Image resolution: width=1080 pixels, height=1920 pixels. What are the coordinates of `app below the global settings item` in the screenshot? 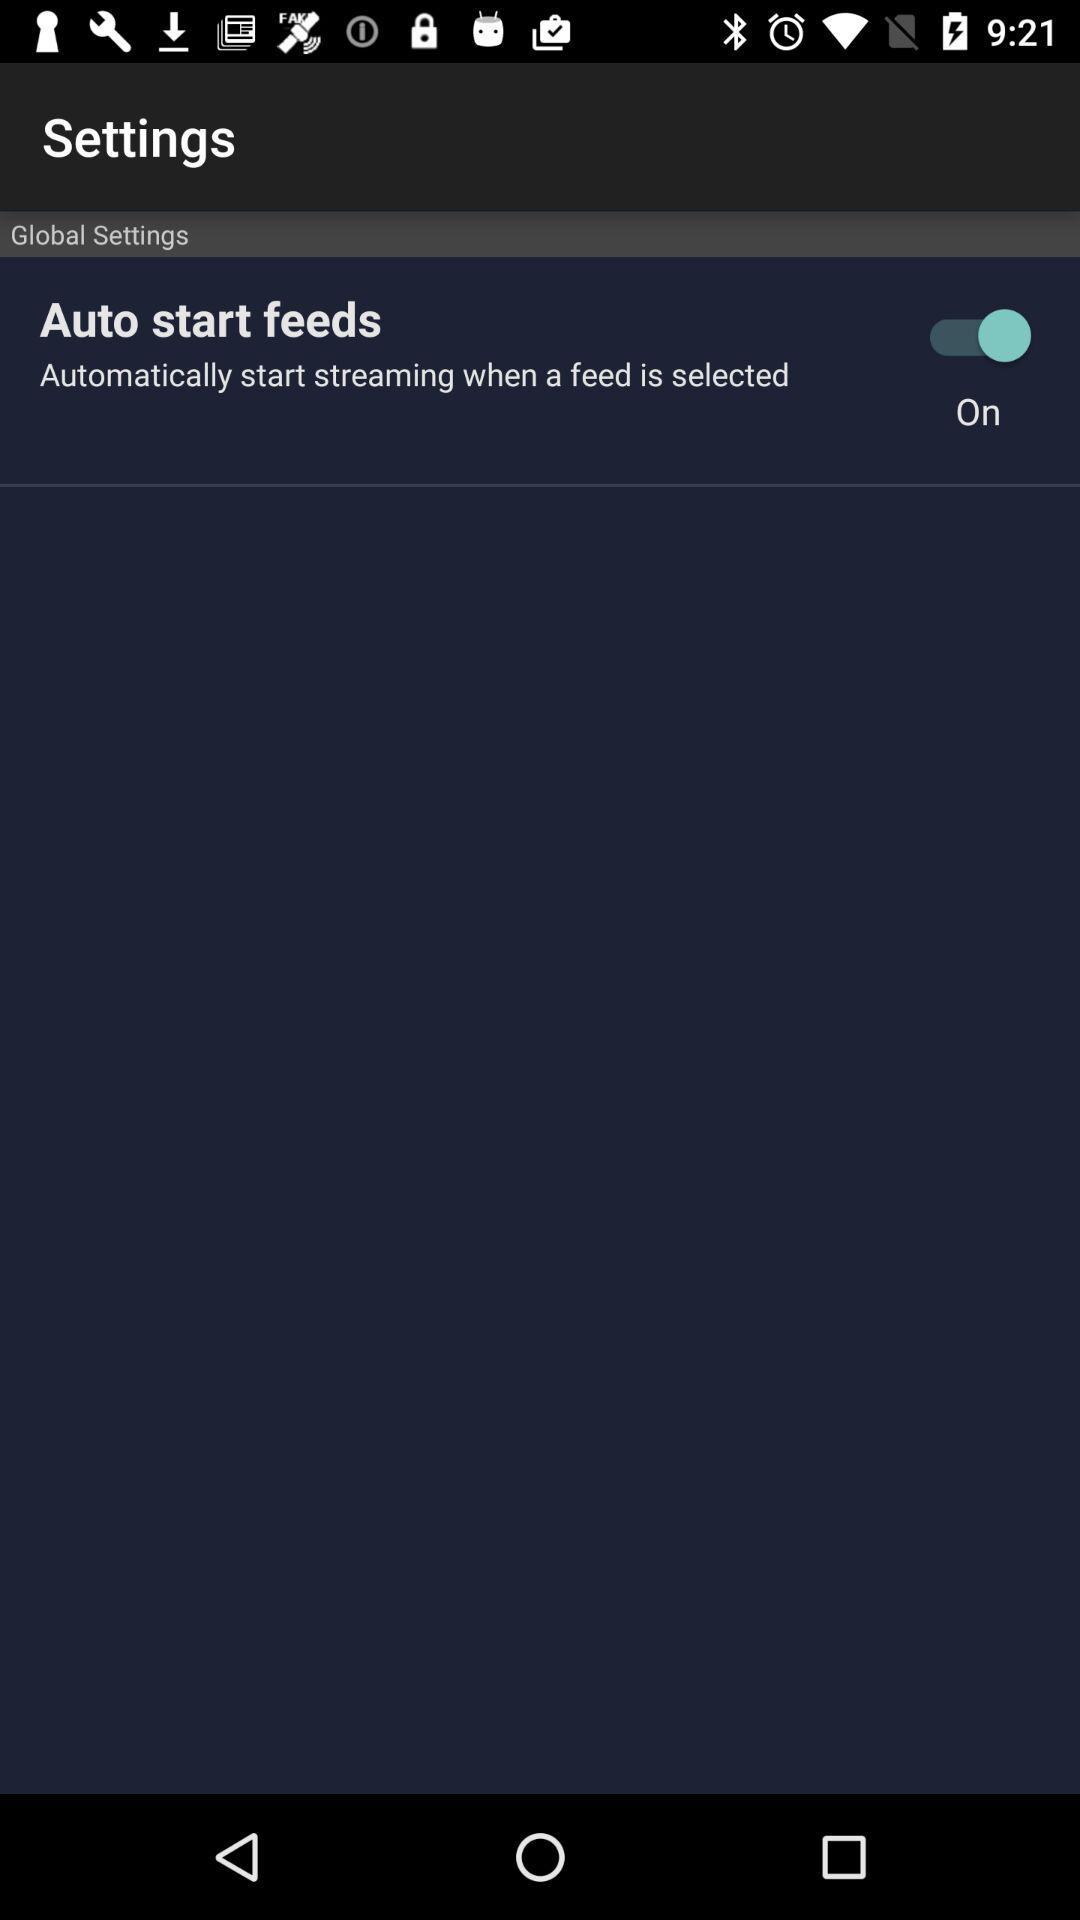 It's located at (977, 335).